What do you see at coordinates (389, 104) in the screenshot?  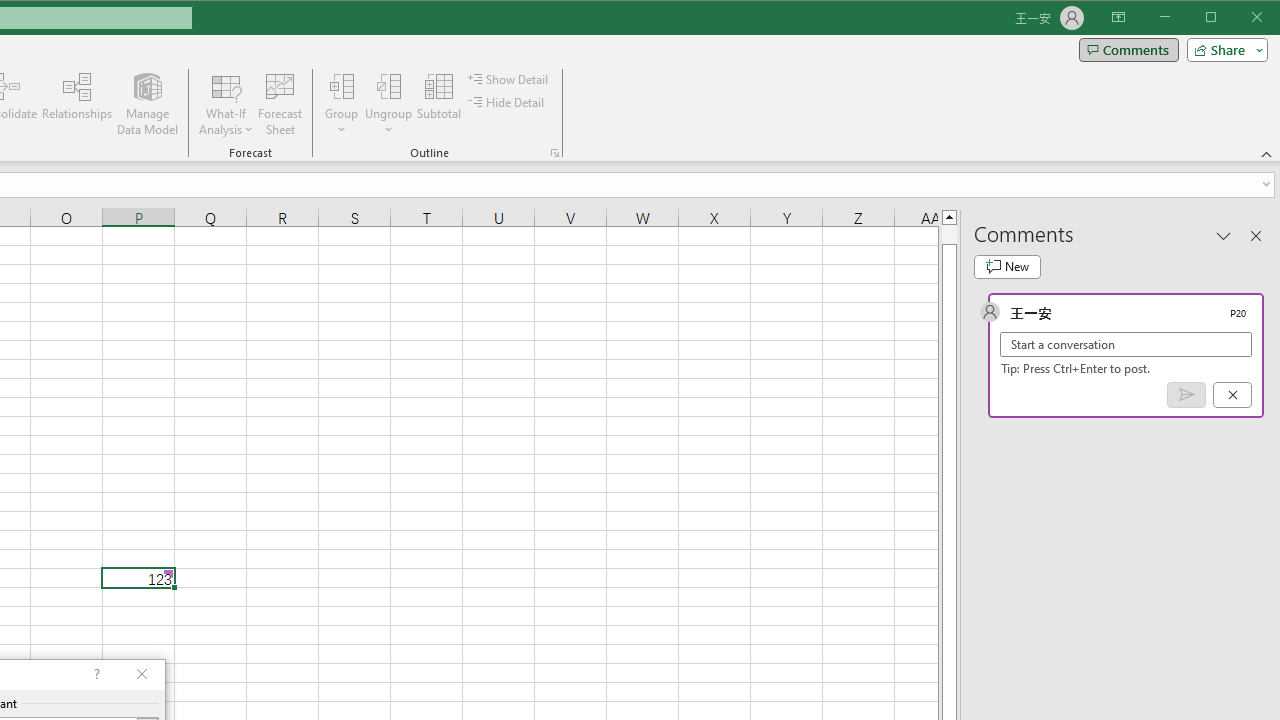 I see `'Ungroup...'` at bounding box center [389, 104].